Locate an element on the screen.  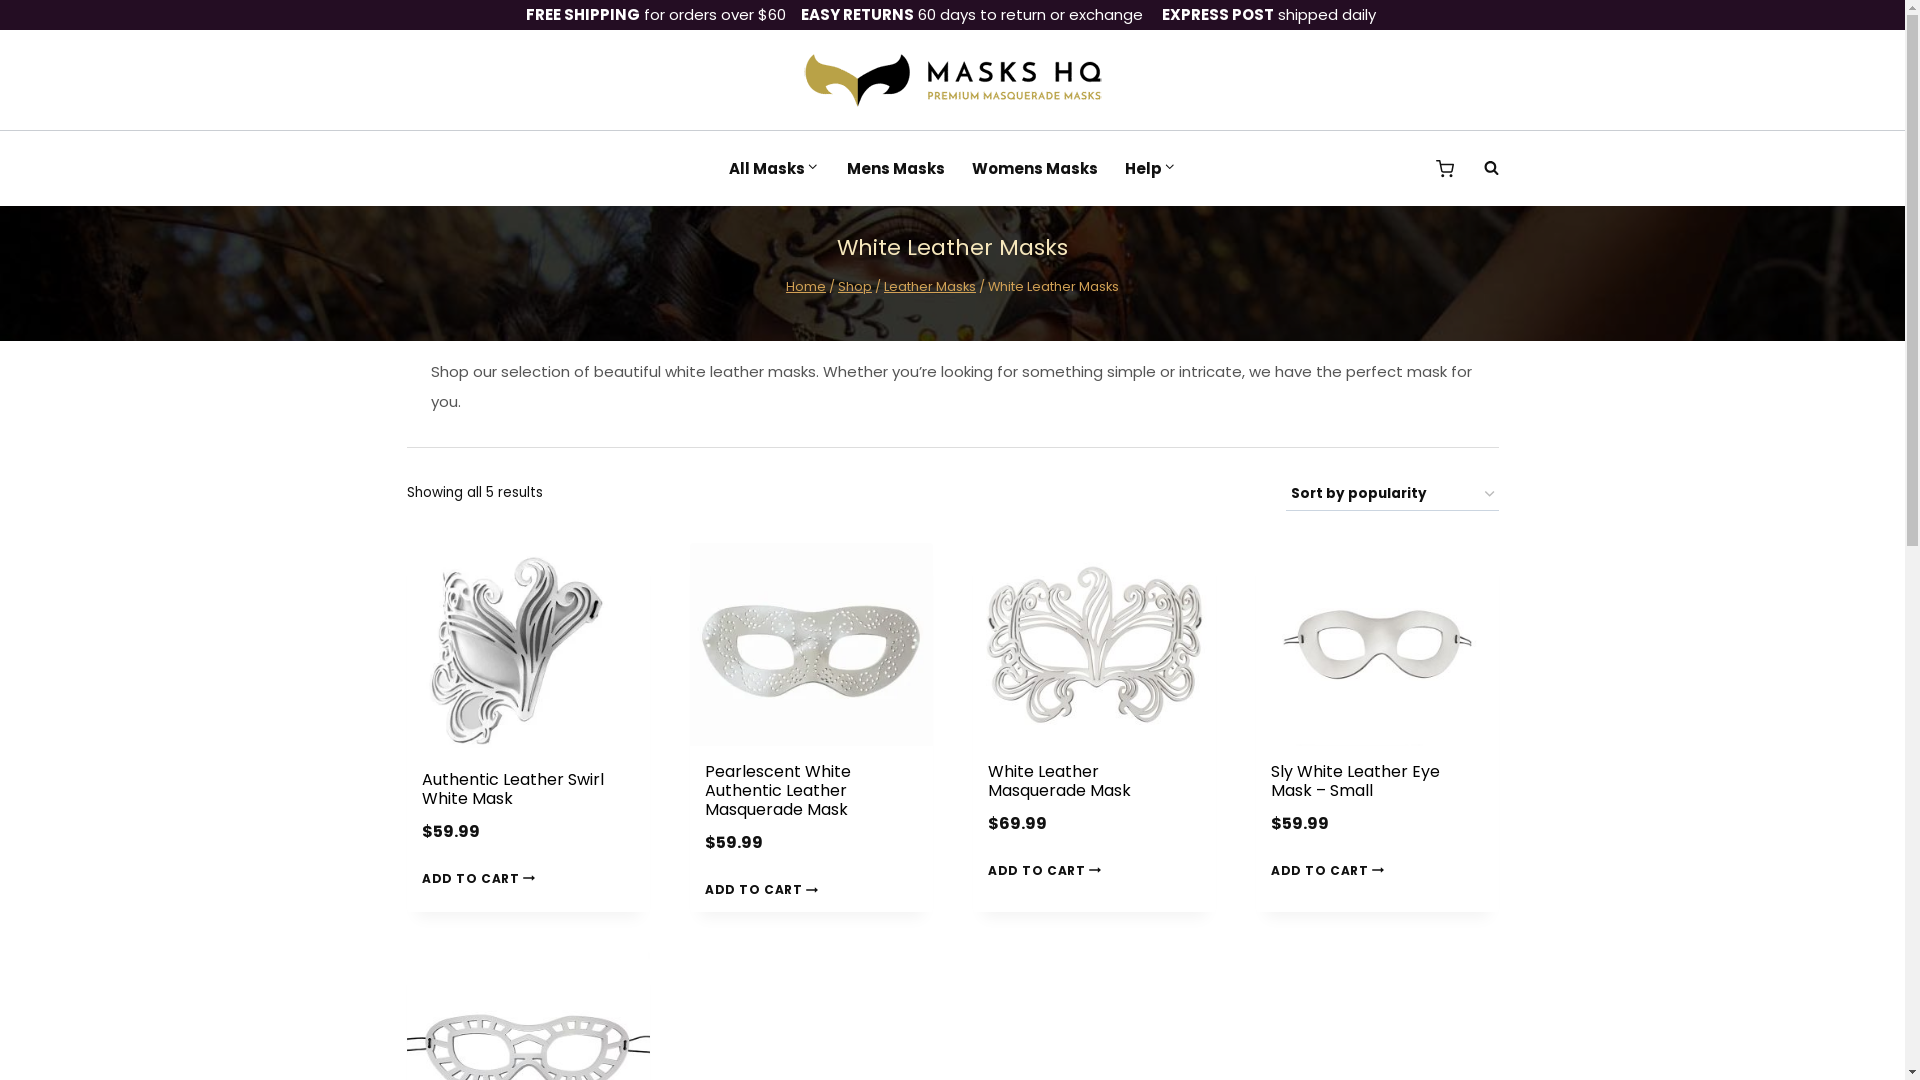
'ADD TO CART' is located at coordinates (1330, 869).